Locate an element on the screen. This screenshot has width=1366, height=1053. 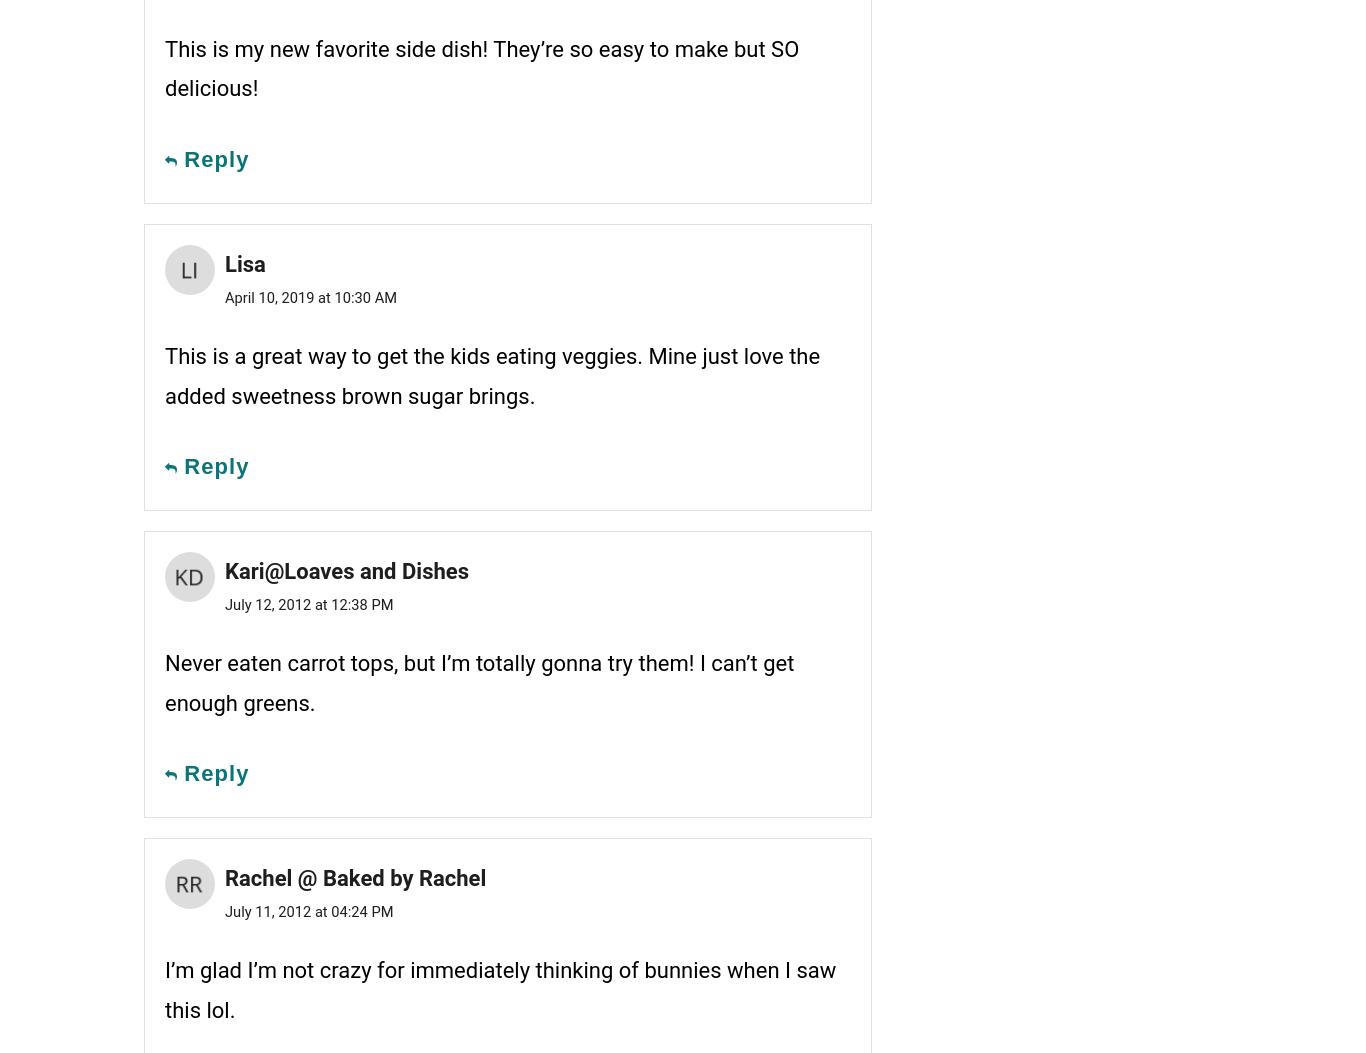
'Lisa' is located at coordinates (245, 262).